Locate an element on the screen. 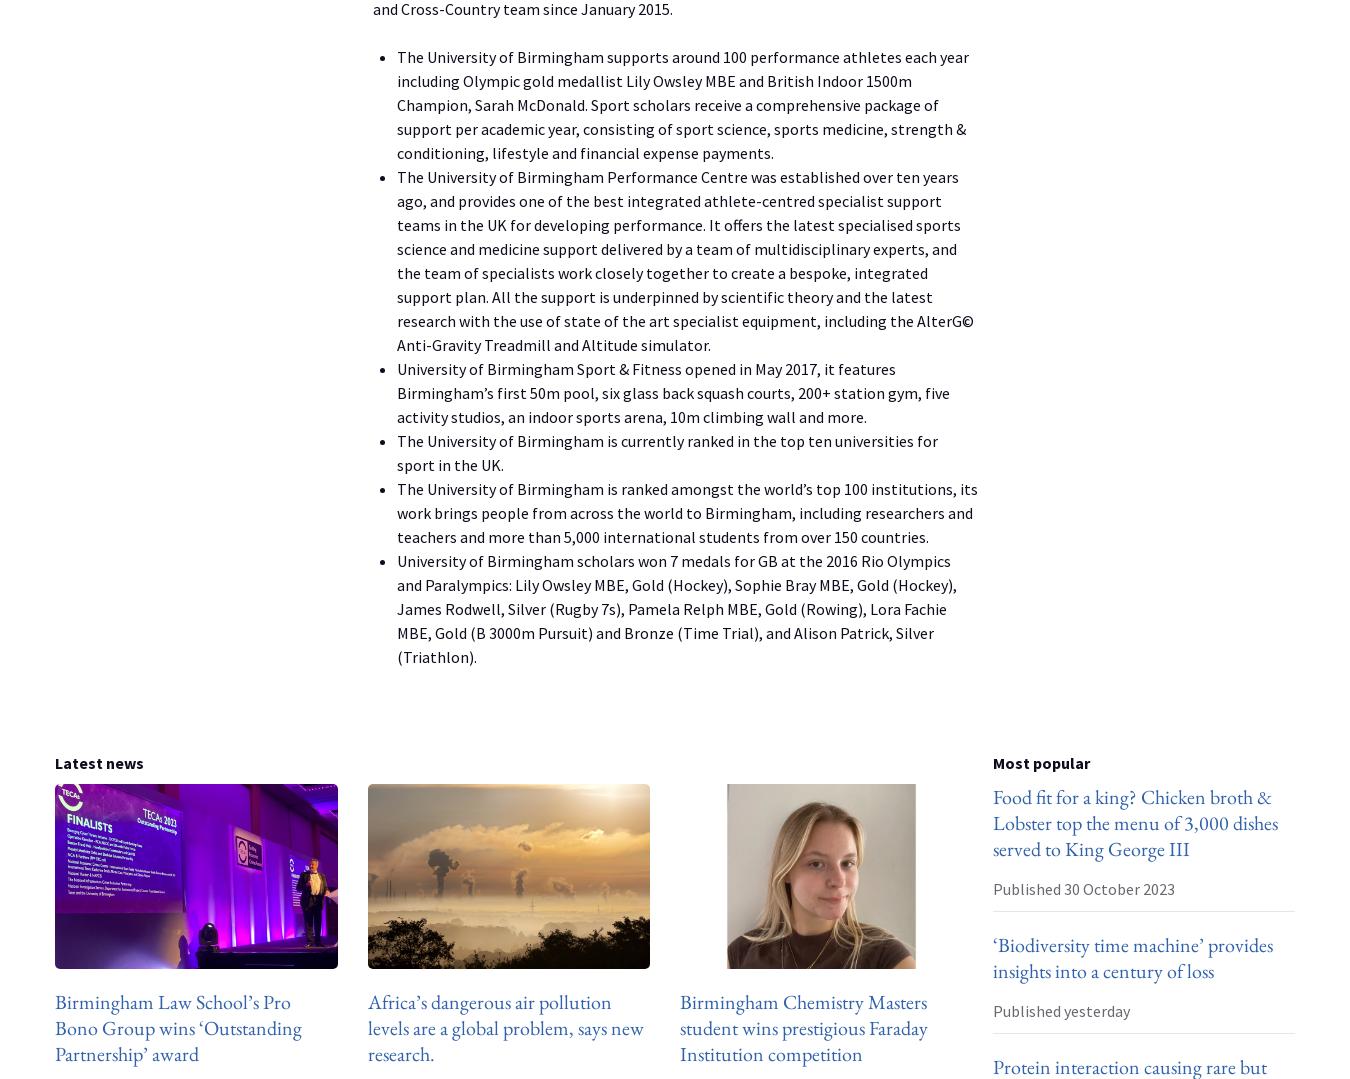 The image size is (1350, 1079). 'Birmingham Chemistry Masters student wins prestigious Faraday Institution competition' is located at coordinates (804, 1026).